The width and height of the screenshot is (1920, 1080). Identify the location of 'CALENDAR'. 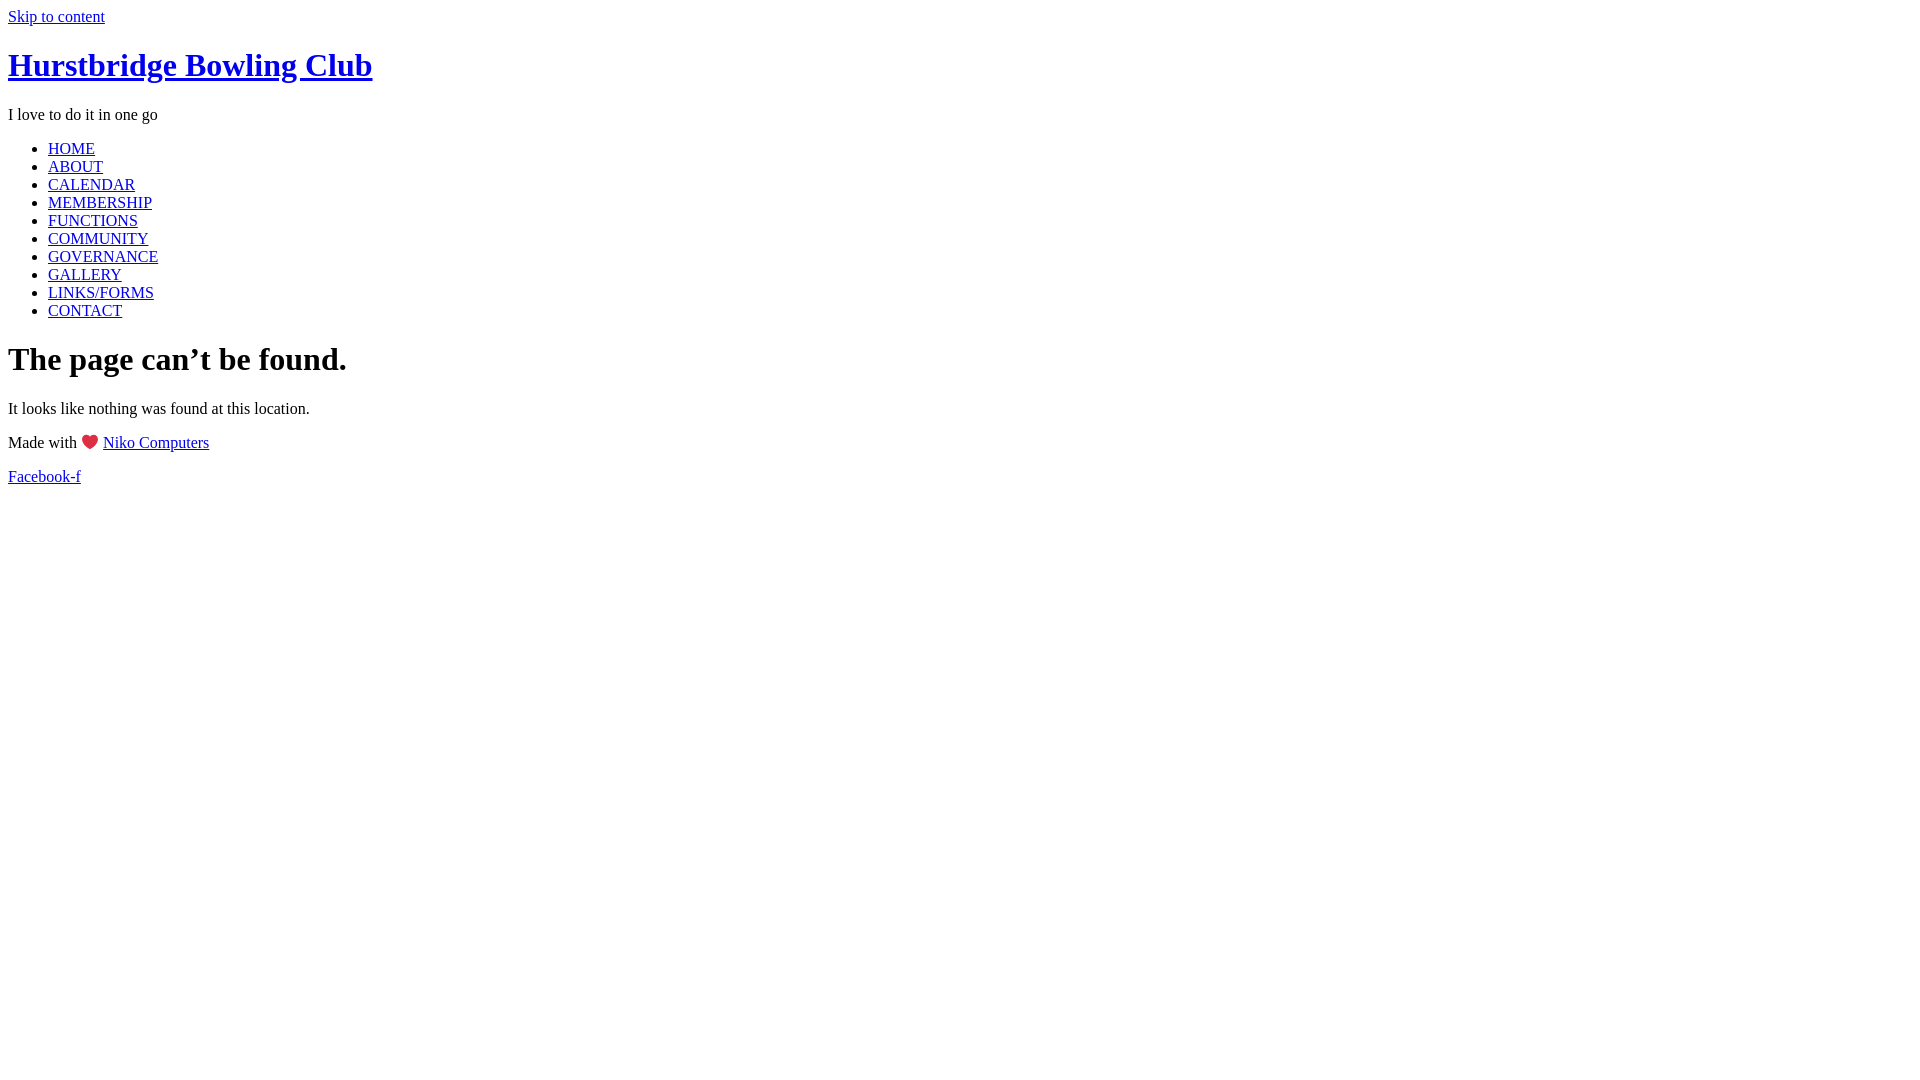
(90, 184).